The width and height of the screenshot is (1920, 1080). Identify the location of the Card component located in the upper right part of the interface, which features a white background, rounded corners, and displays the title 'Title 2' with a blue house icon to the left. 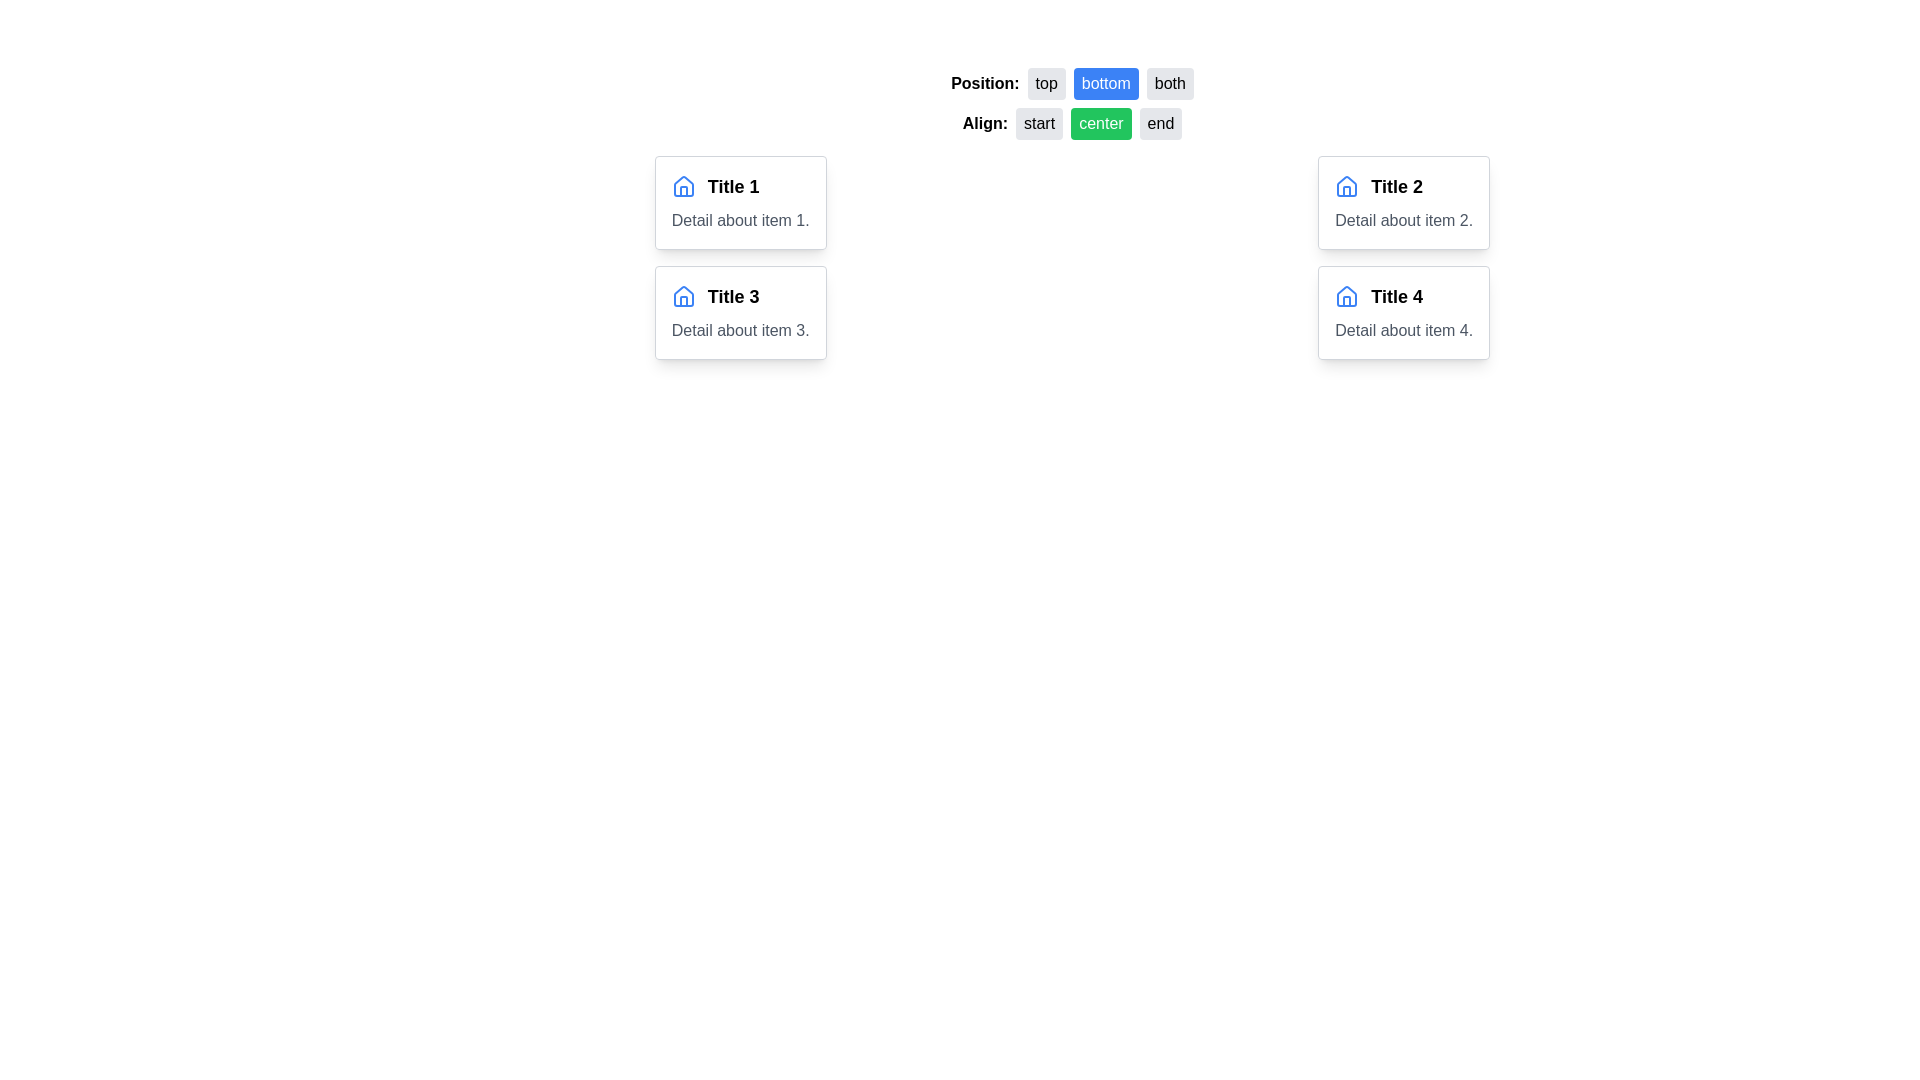
(1403, 203).